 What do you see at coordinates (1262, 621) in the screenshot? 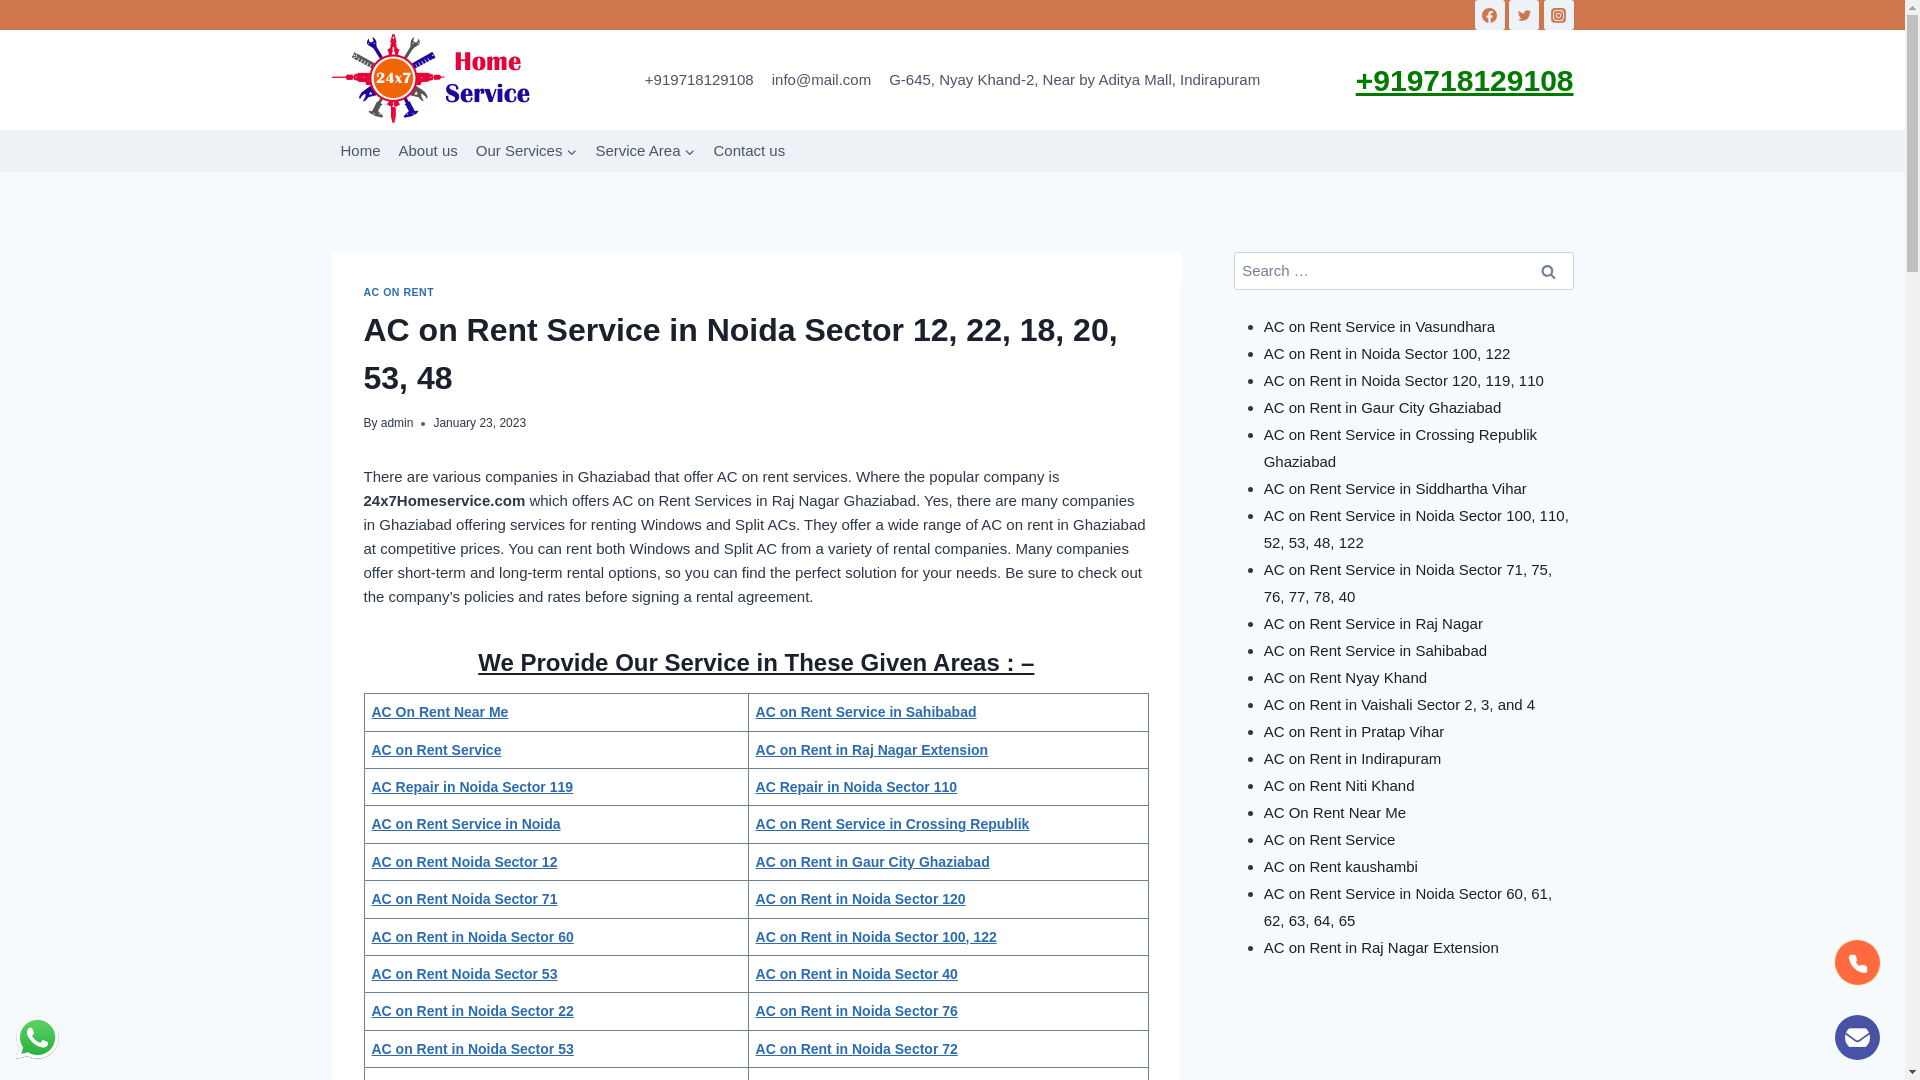
I see `'AC on Rent Service in Raj Nagar'` at bounding box center [1262, 621].